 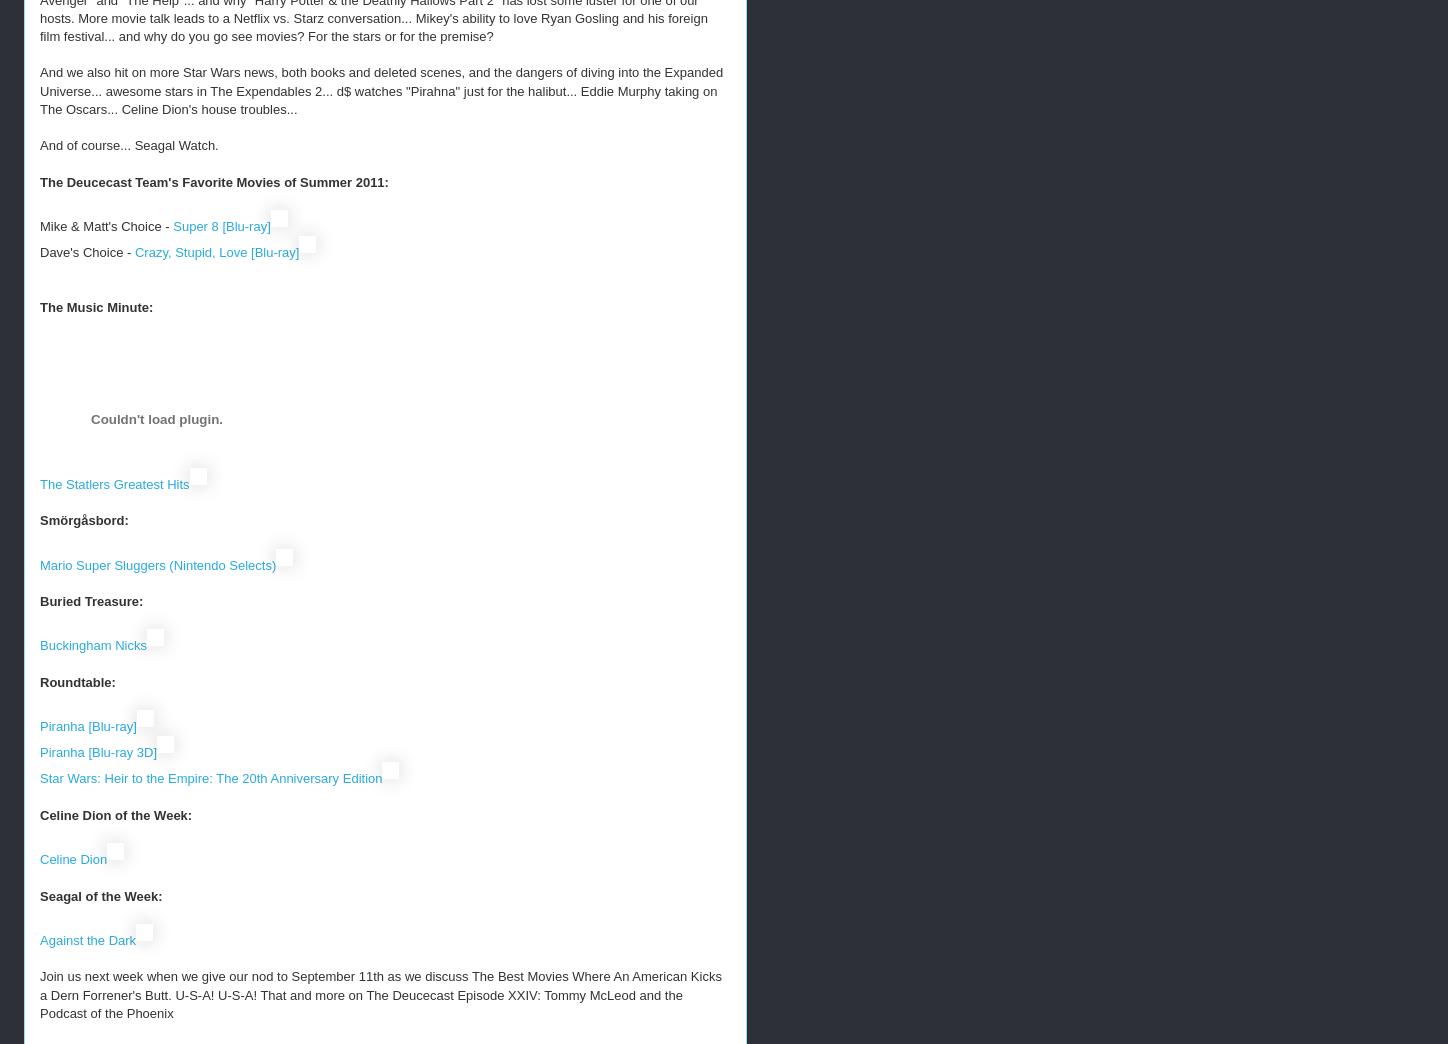 What do you see at coordinates (156, 563) in the screenshot?
I see `'Mario Super Sluggers (Nintendo Selects)'` at bounding box center [156, 563].